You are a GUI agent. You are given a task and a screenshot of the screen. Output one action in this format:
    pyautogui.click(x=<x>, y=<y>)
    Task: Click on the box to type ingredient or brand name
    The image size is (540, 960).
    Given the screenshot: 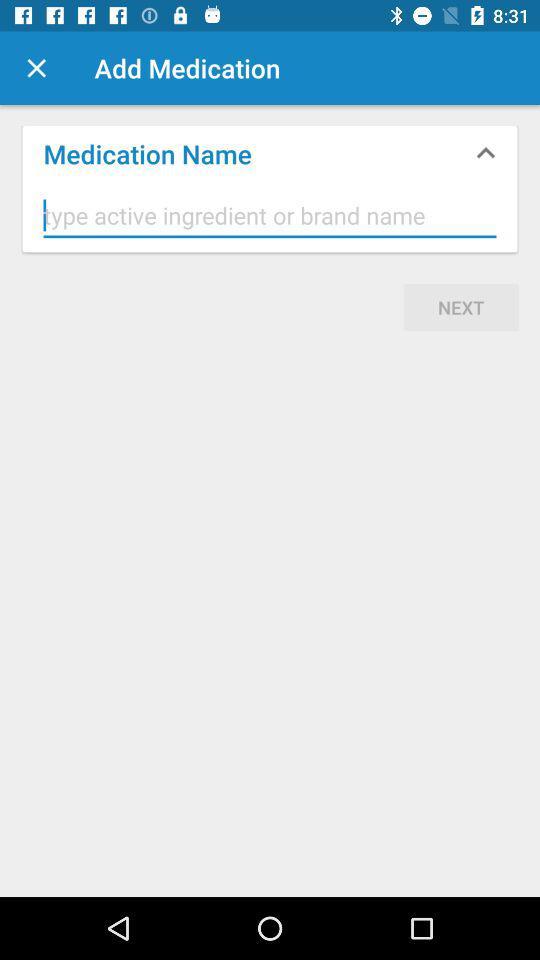 What is the action you would take?
    pyautogui.click(x=270, y=216)
    